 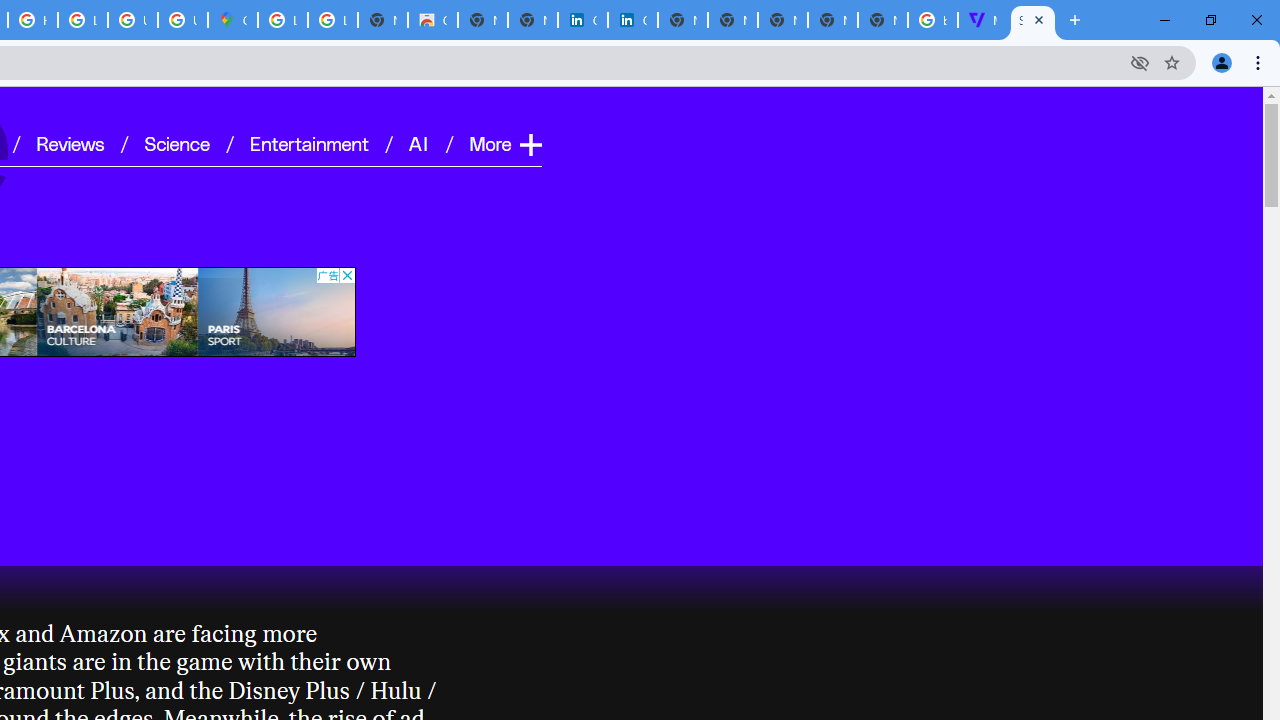 I want to click on 'AutomationID: cbb', so click(x=346, y=275).